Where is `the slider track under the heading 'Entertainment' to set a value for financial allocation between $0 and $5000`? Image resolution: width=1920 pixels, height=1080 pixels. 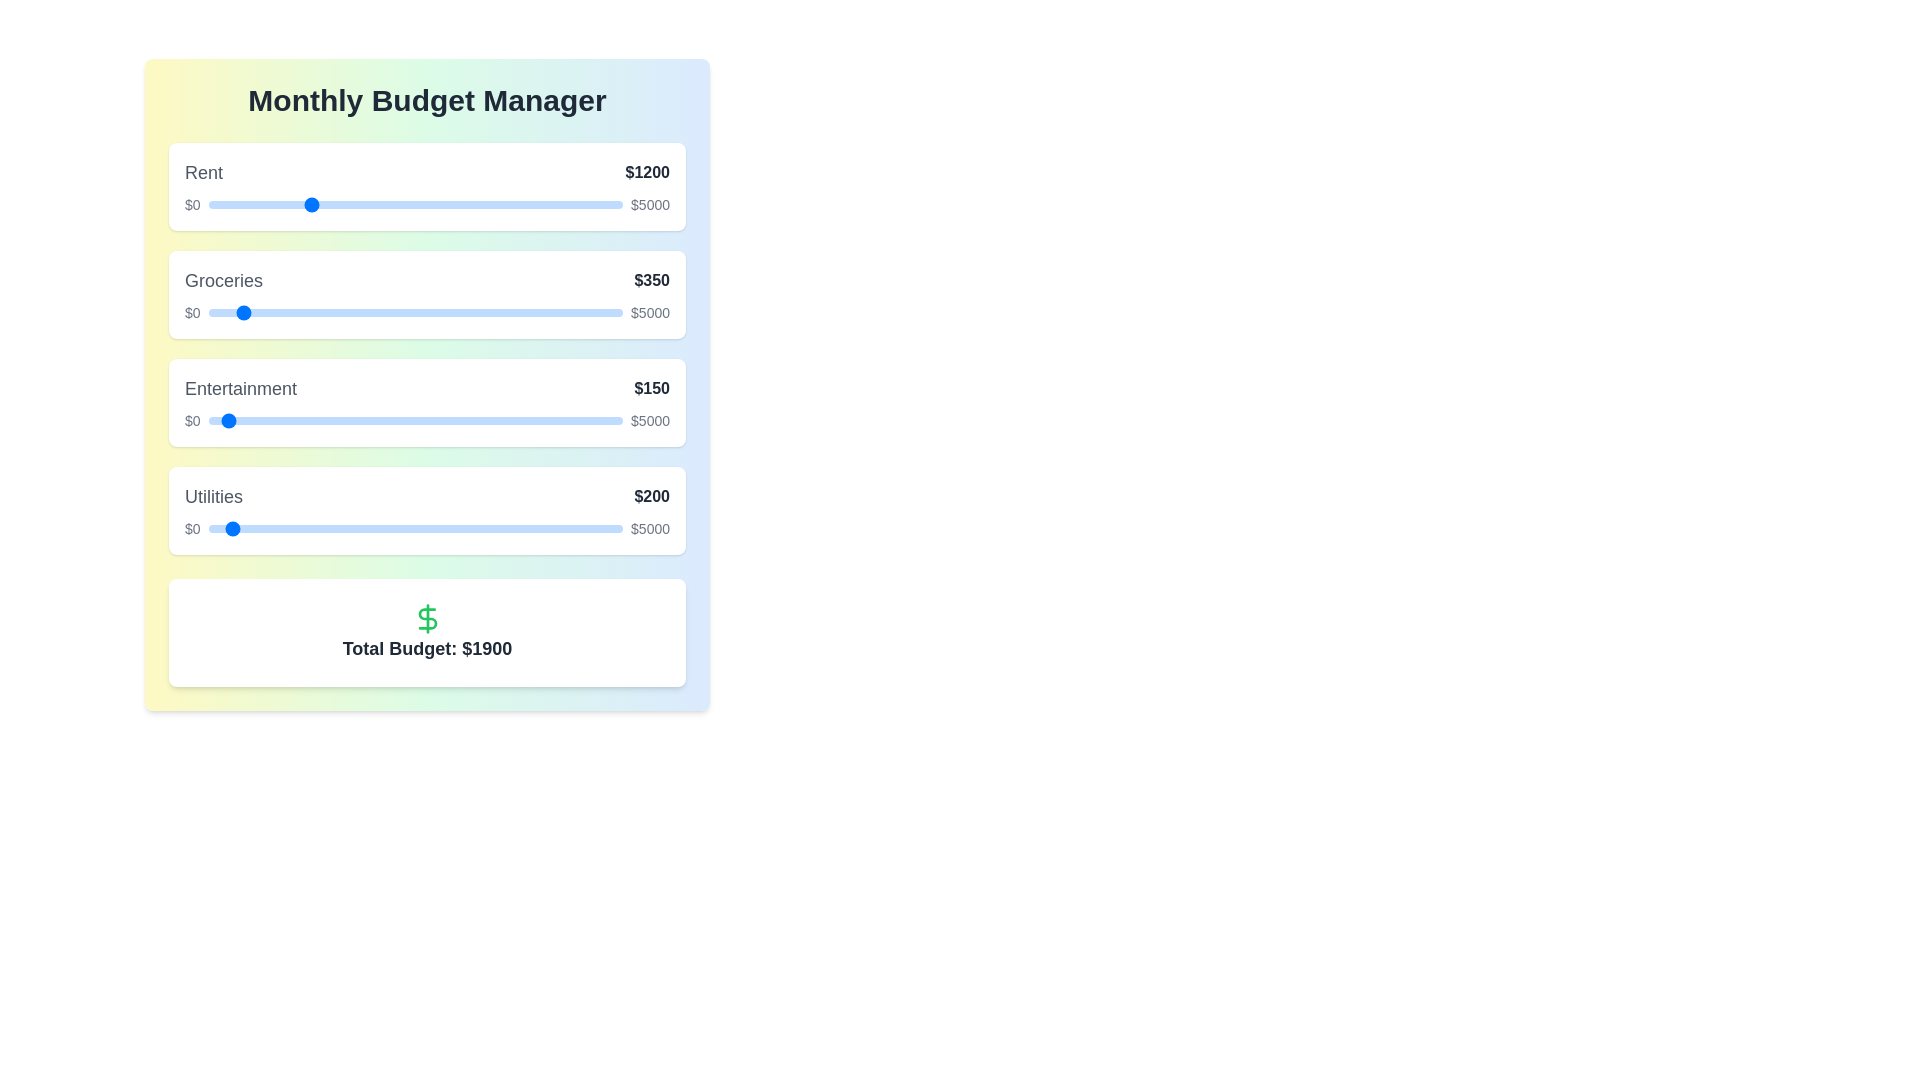 the slider track under the heading 'Entertainment' to set a value for financial allocation between $0 and $5000 is located at coordinates (426, 419).